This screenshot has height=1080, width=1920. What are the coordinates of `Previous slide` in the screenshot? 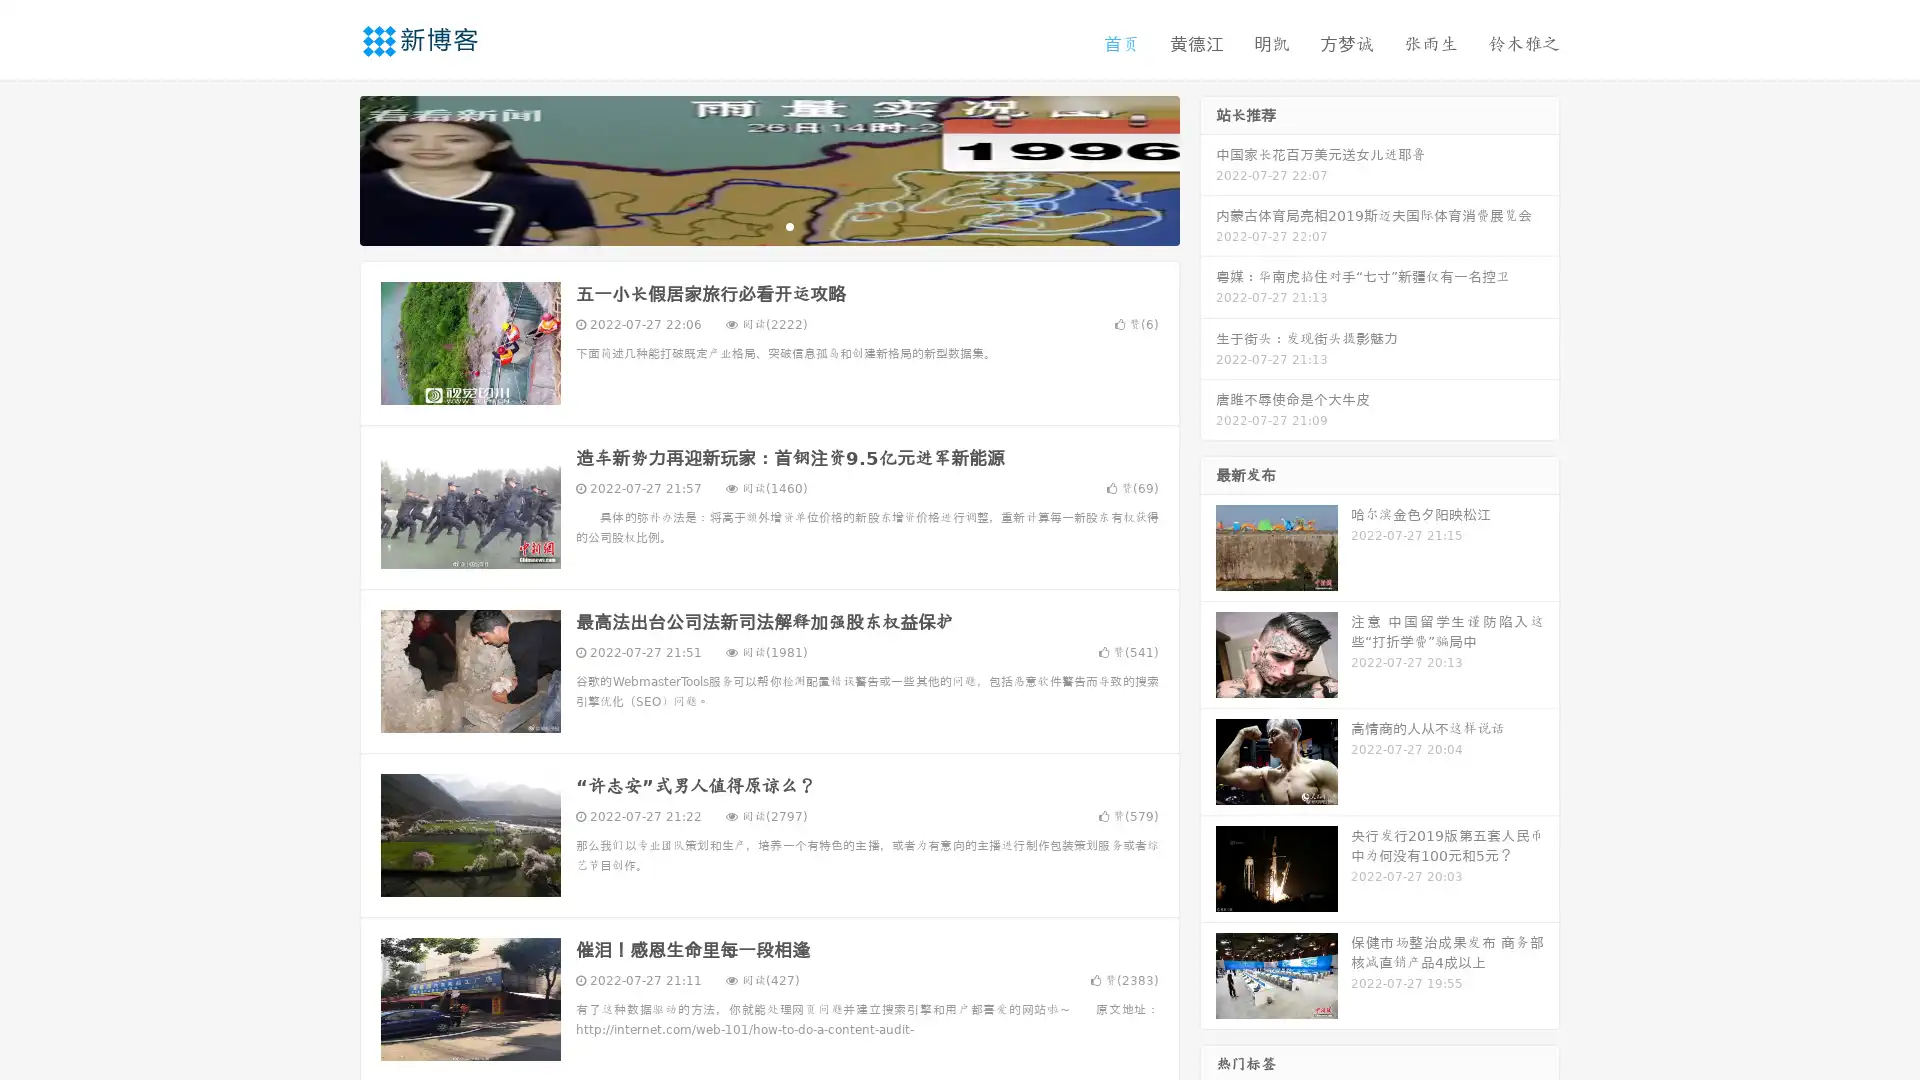 It's located at (330, 168).